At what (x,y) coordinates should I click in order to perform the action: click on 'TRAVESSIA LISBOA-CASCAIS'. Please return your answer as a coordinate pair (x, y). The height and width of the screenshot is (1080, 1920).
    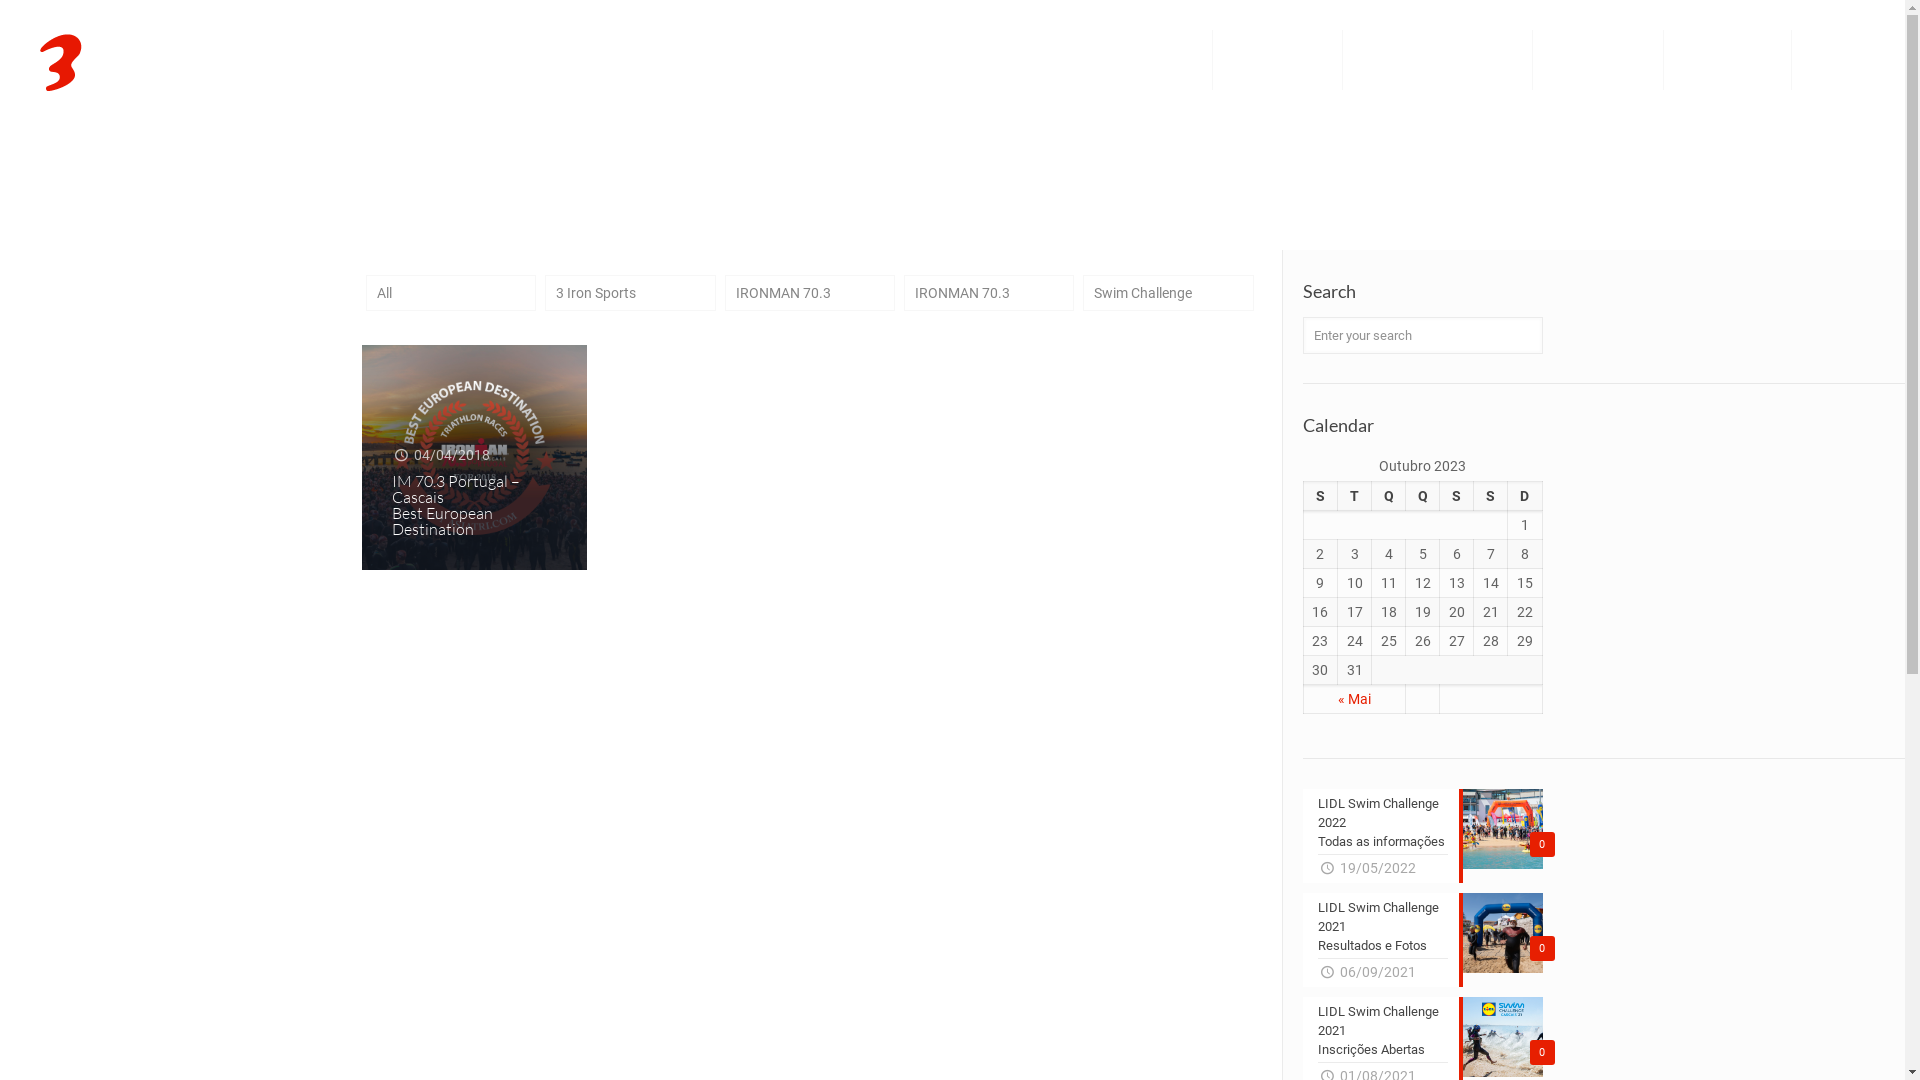
    Looking at the image, I should click on (1437, 59).